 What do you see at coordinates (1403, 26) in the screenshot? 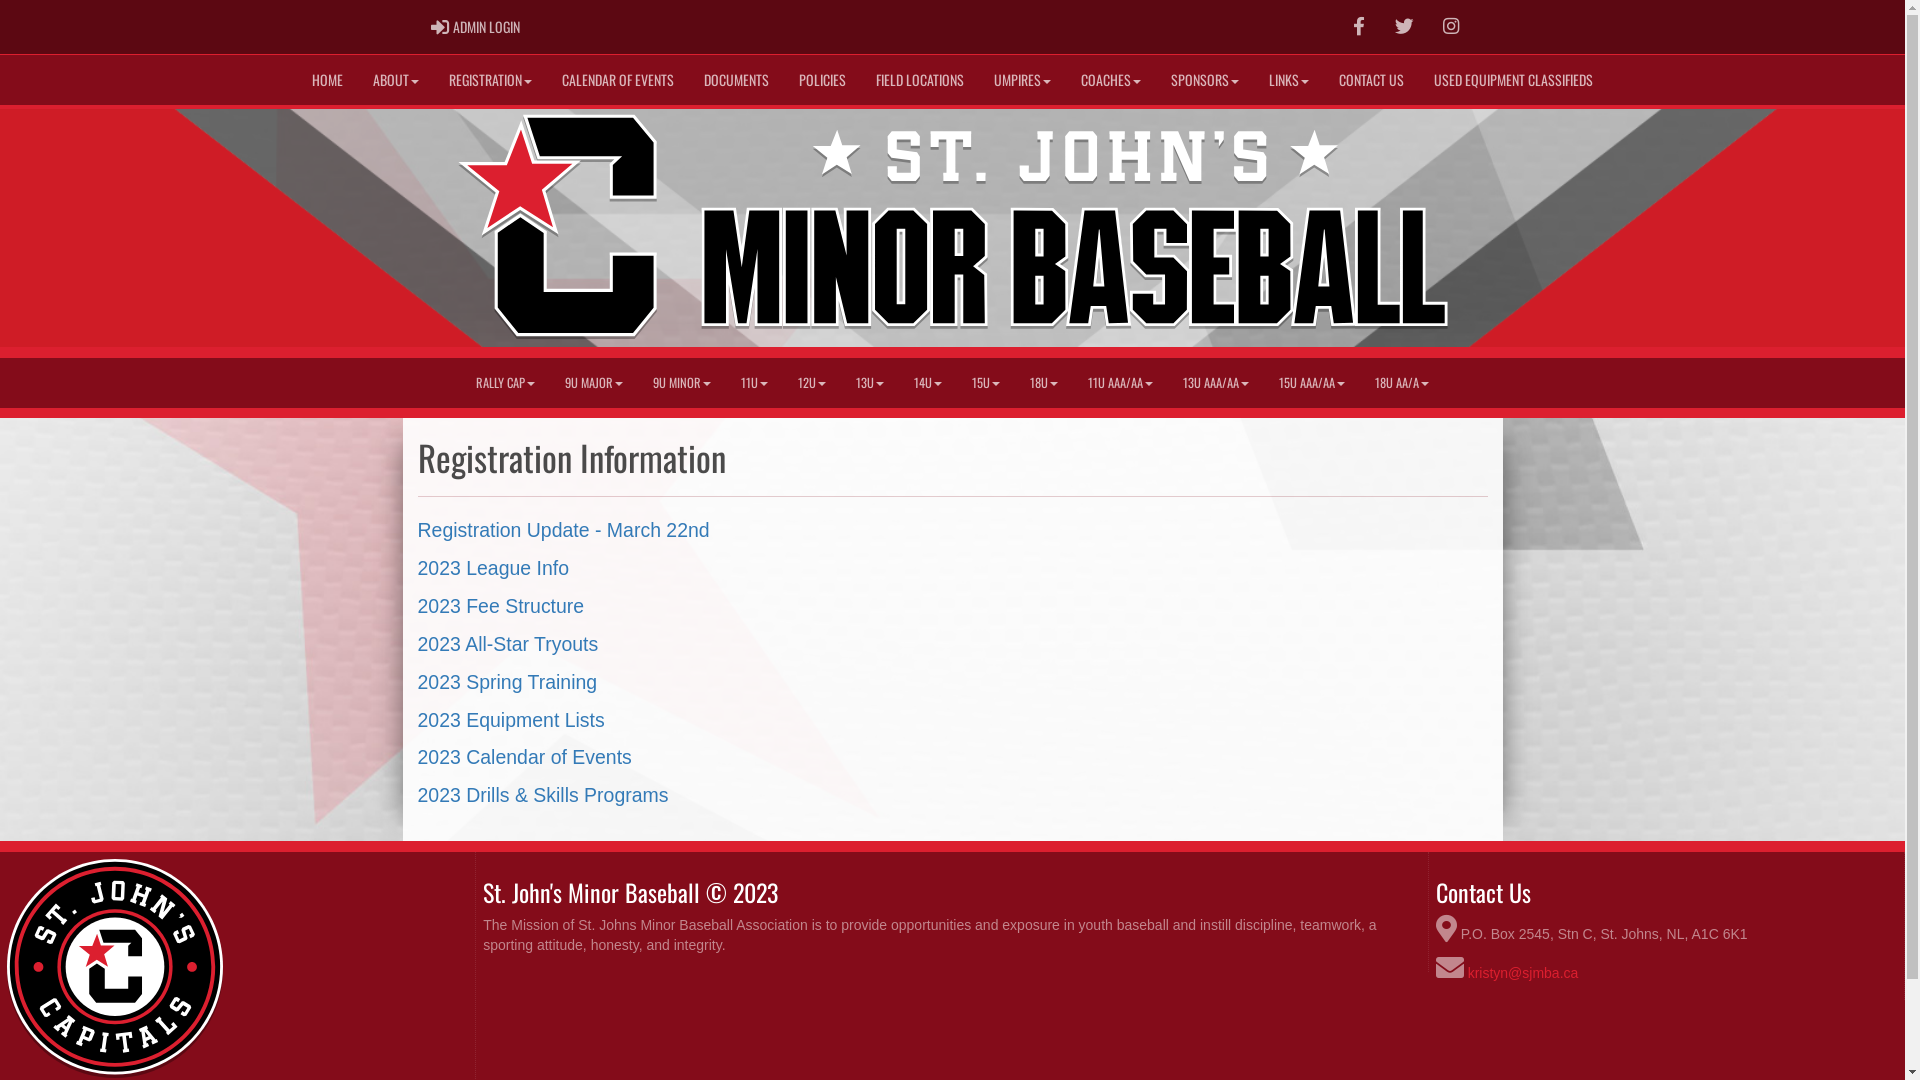
I see `'follow us'` at bounding box center [1403, 26].